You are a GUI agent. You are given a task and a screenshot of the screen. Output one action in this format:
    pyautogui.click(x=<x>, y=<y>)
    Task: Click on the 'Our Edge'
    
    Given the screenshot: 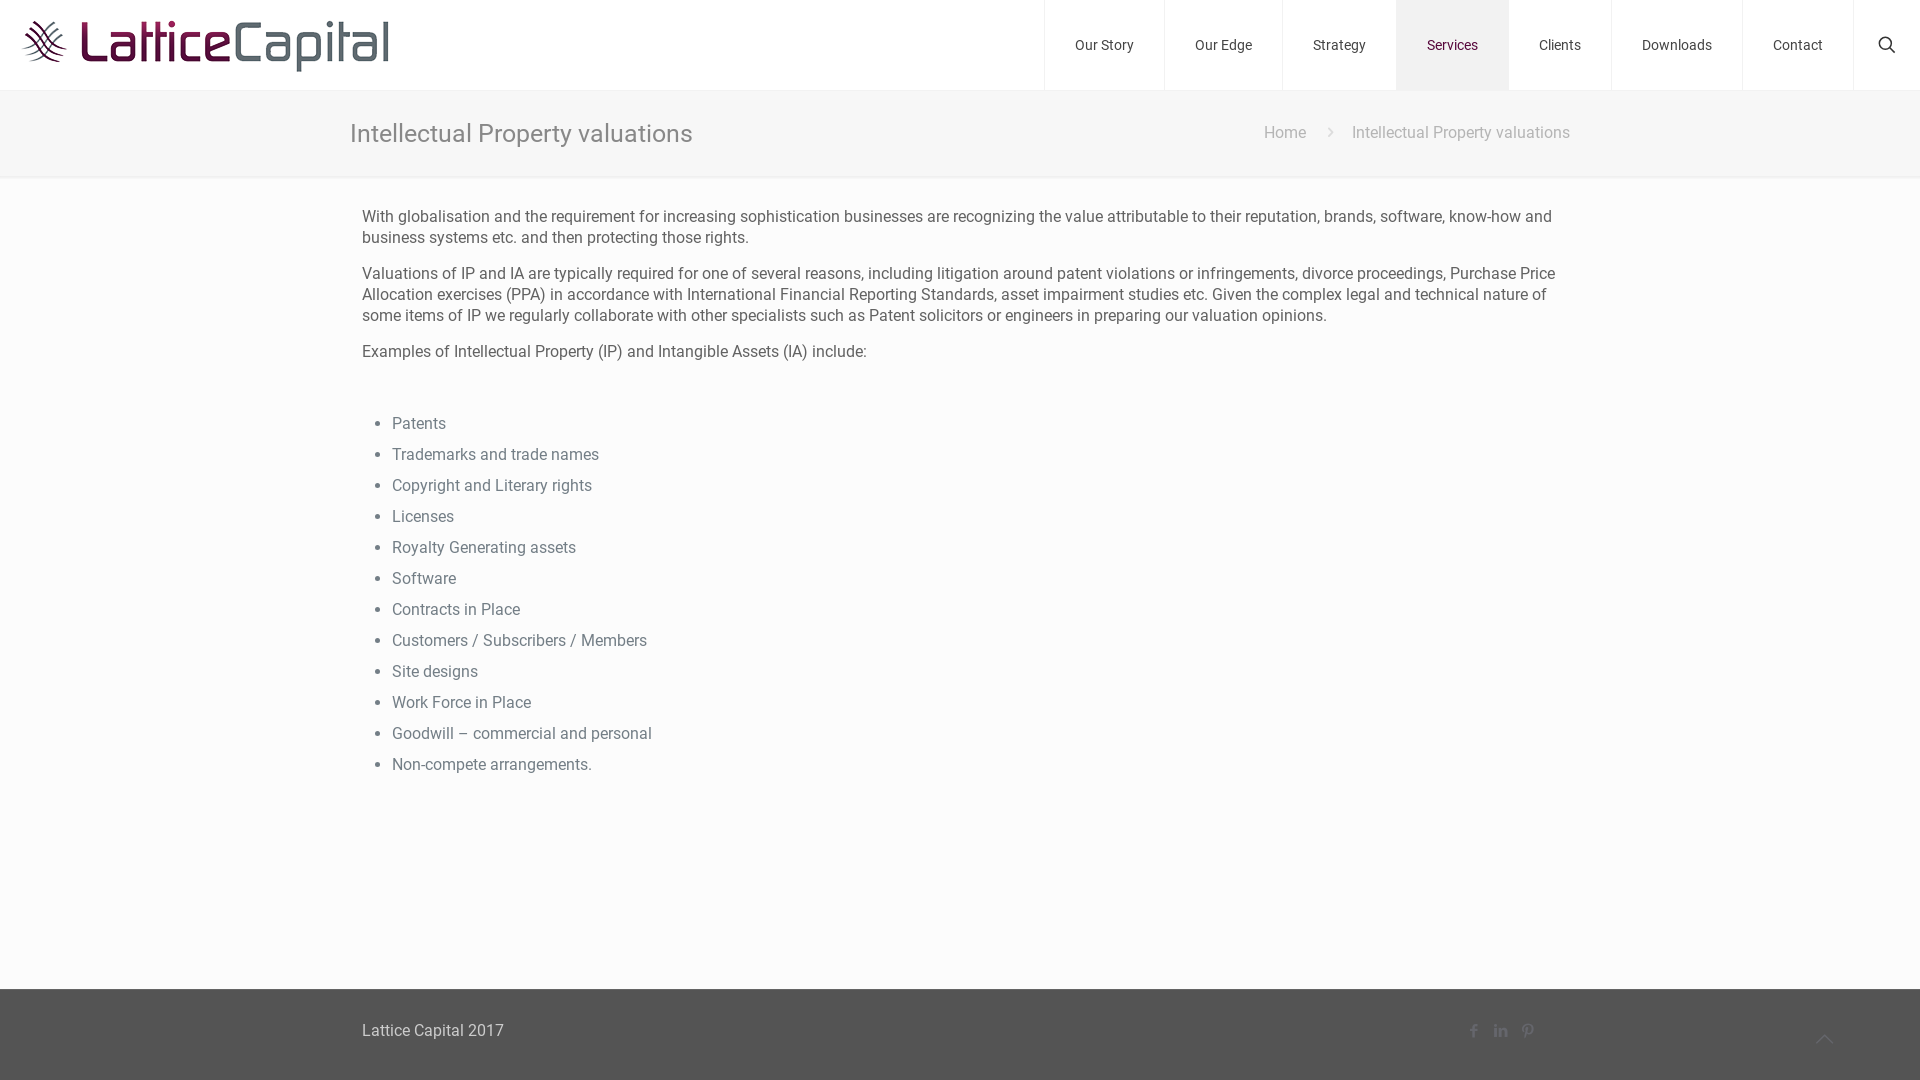 What is the action you would take?
    pyautogui.click(x=1223, y=45)
    